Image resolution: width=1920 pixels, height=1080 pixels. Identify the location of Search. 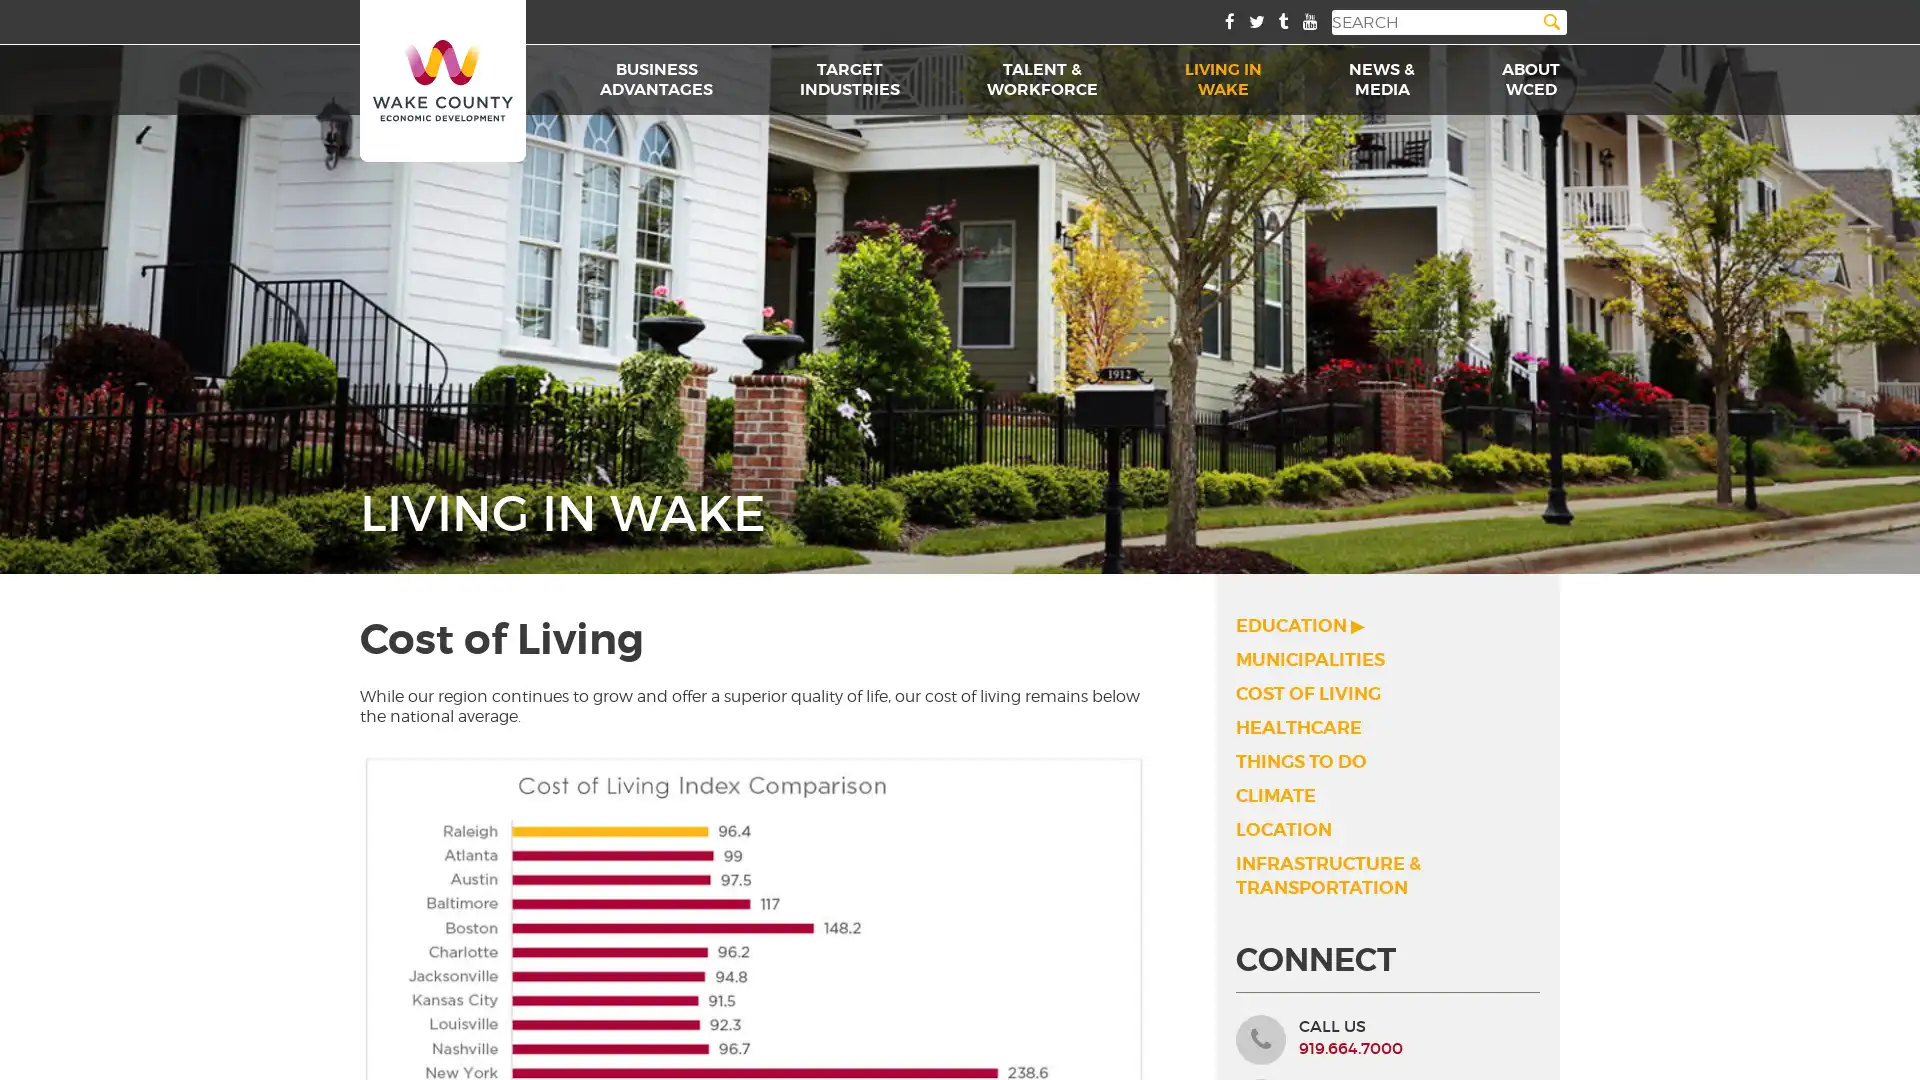
(1550, 22).